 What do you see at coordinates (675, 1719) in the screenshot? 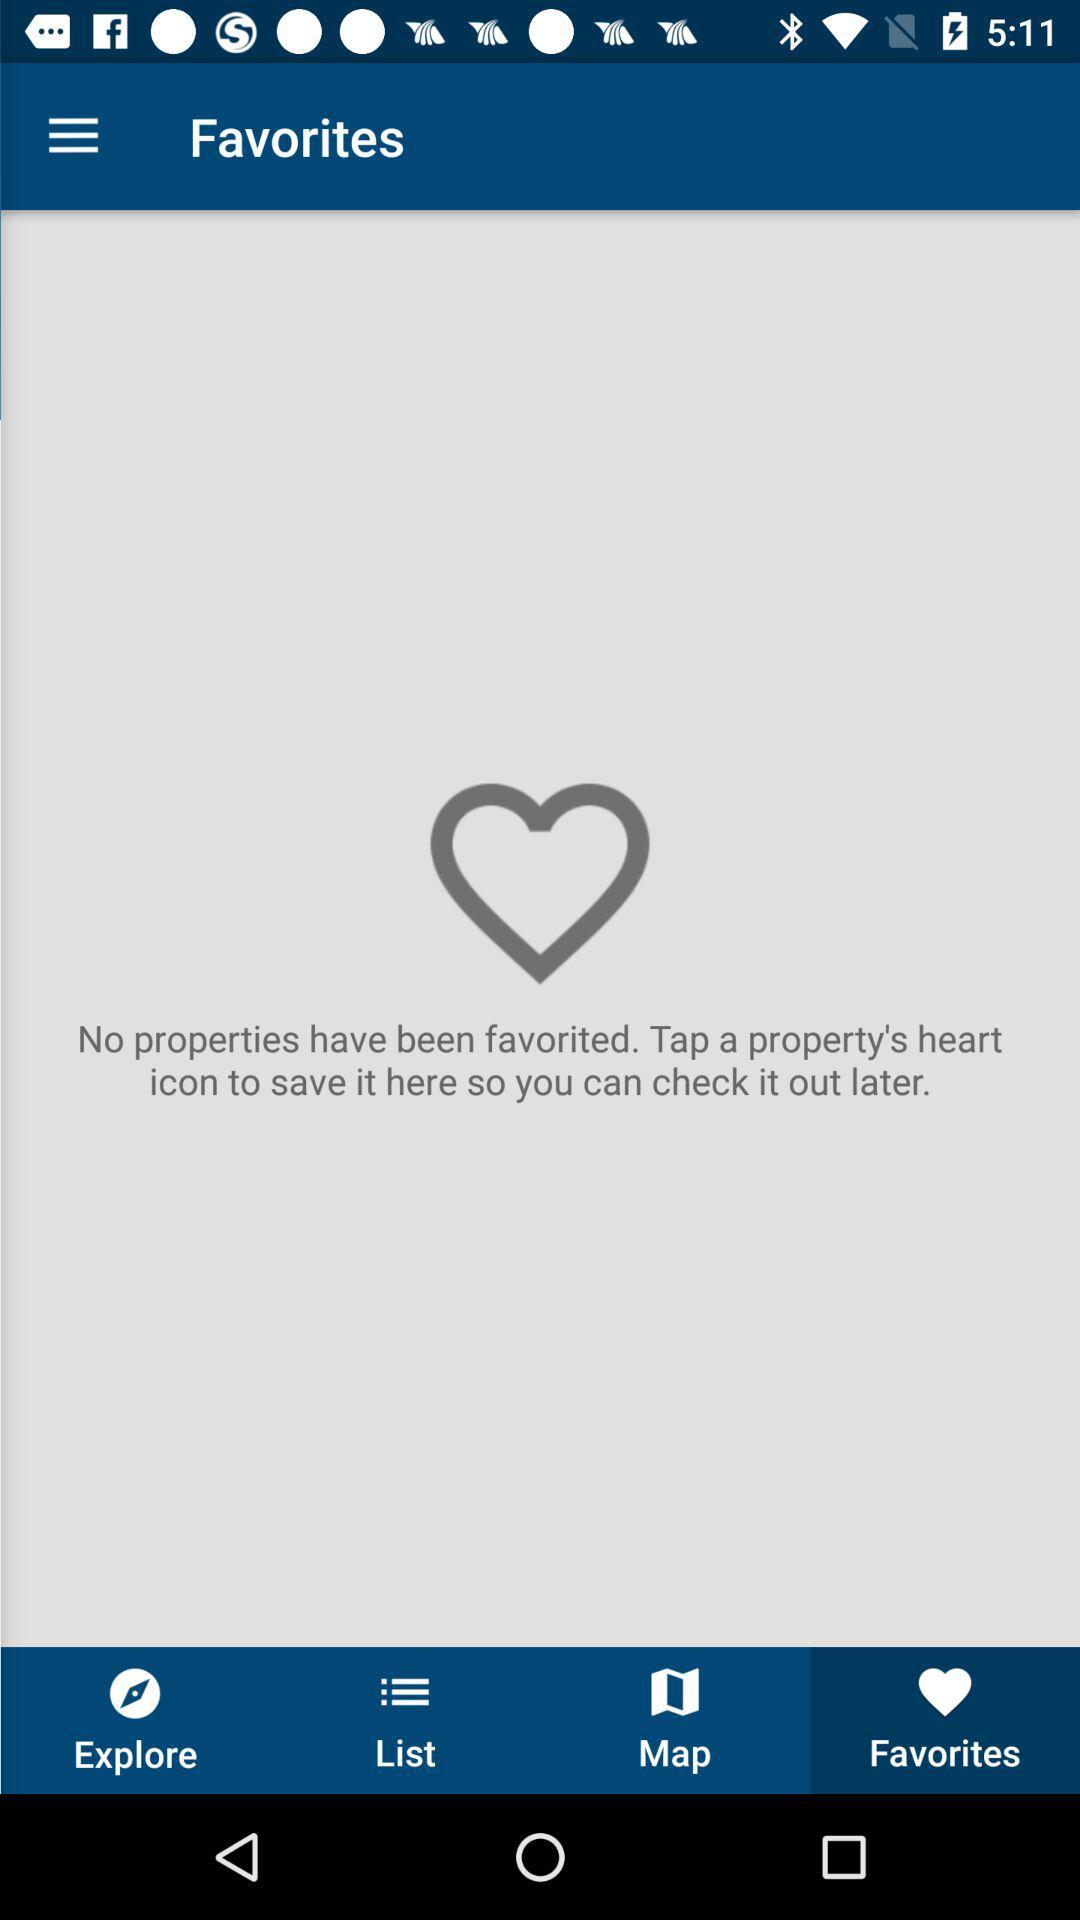
I see `button to the left of the favorites` at bounding box center [675, 1719].